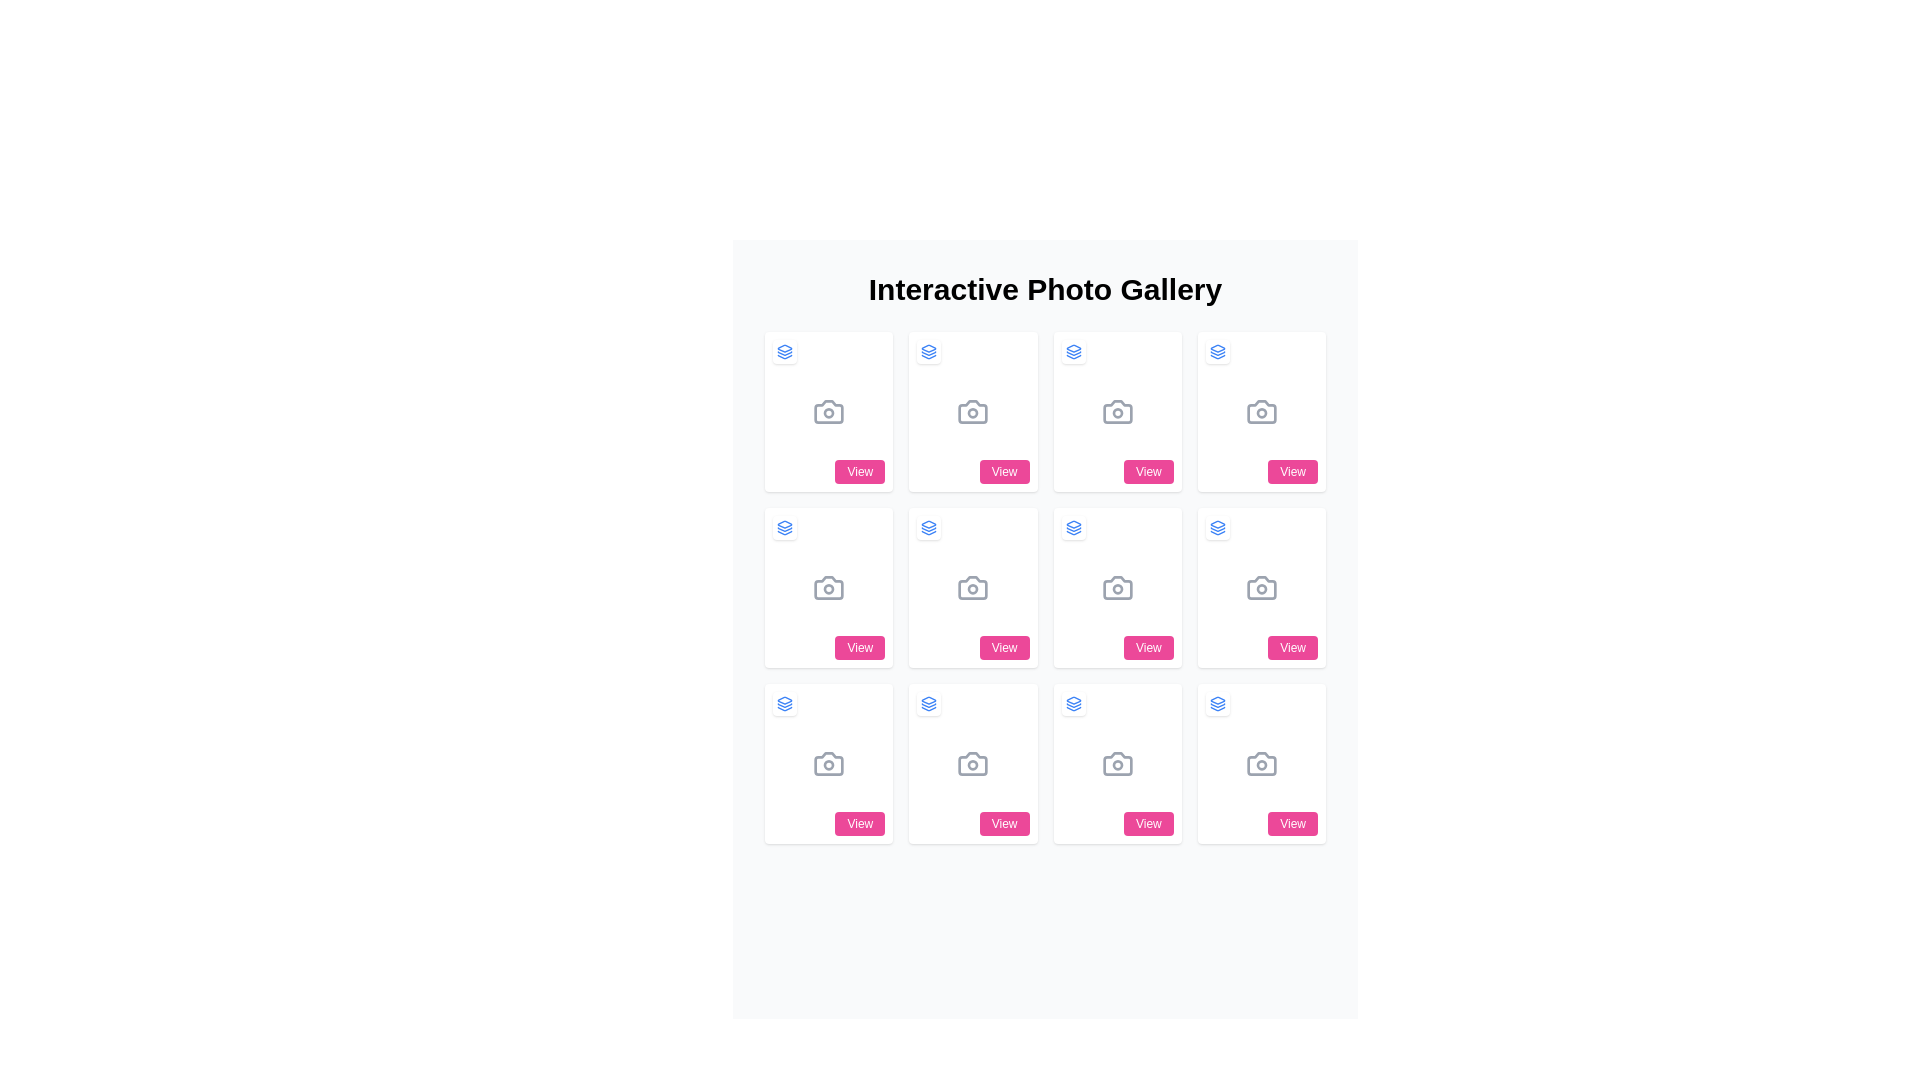 This screenshot has height=1080, width=1920. What do you see at coordinates (1148, 648) in the screenshot?
I see `the button located in the bottom-right corner of the second card in the third row of a 4x4 grid` at bounding box center [1148, 648].